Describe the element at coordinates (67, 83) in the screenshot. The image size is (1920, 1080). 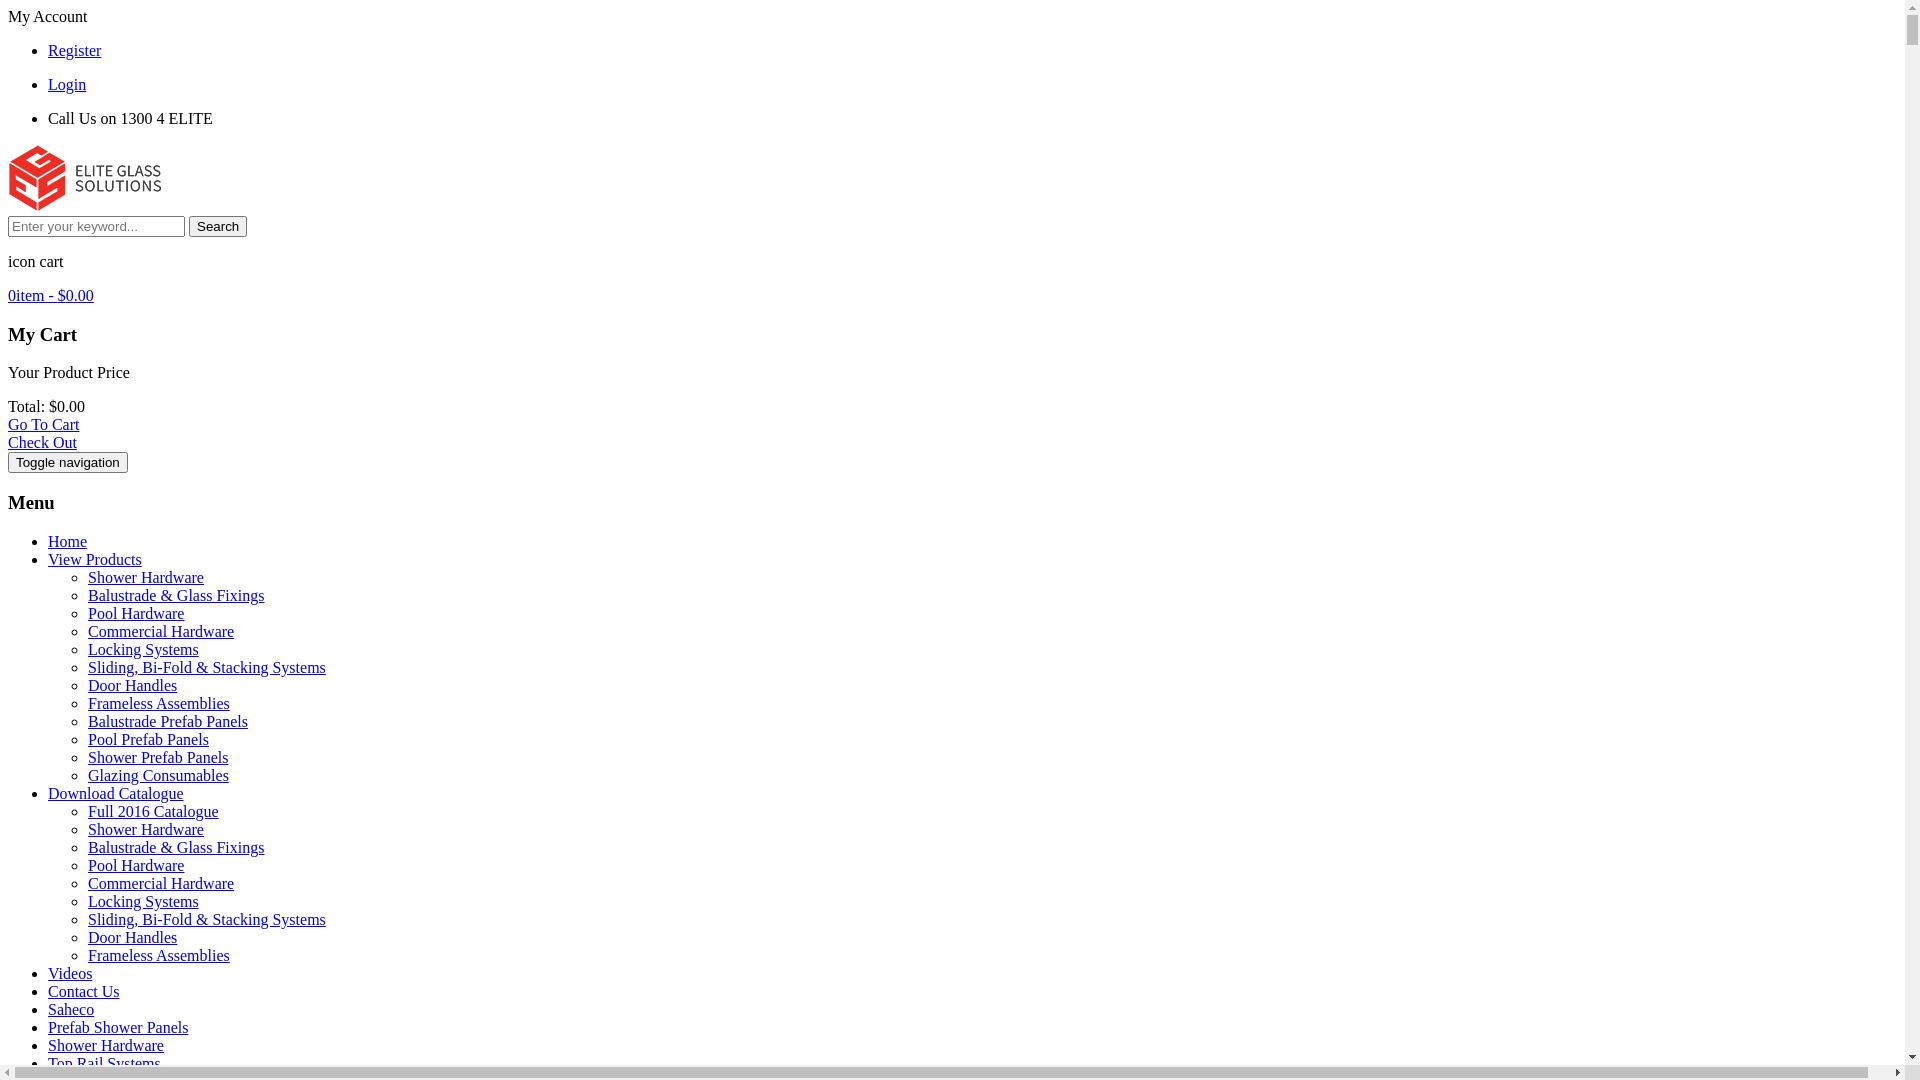
I see `'Login'` at that location.